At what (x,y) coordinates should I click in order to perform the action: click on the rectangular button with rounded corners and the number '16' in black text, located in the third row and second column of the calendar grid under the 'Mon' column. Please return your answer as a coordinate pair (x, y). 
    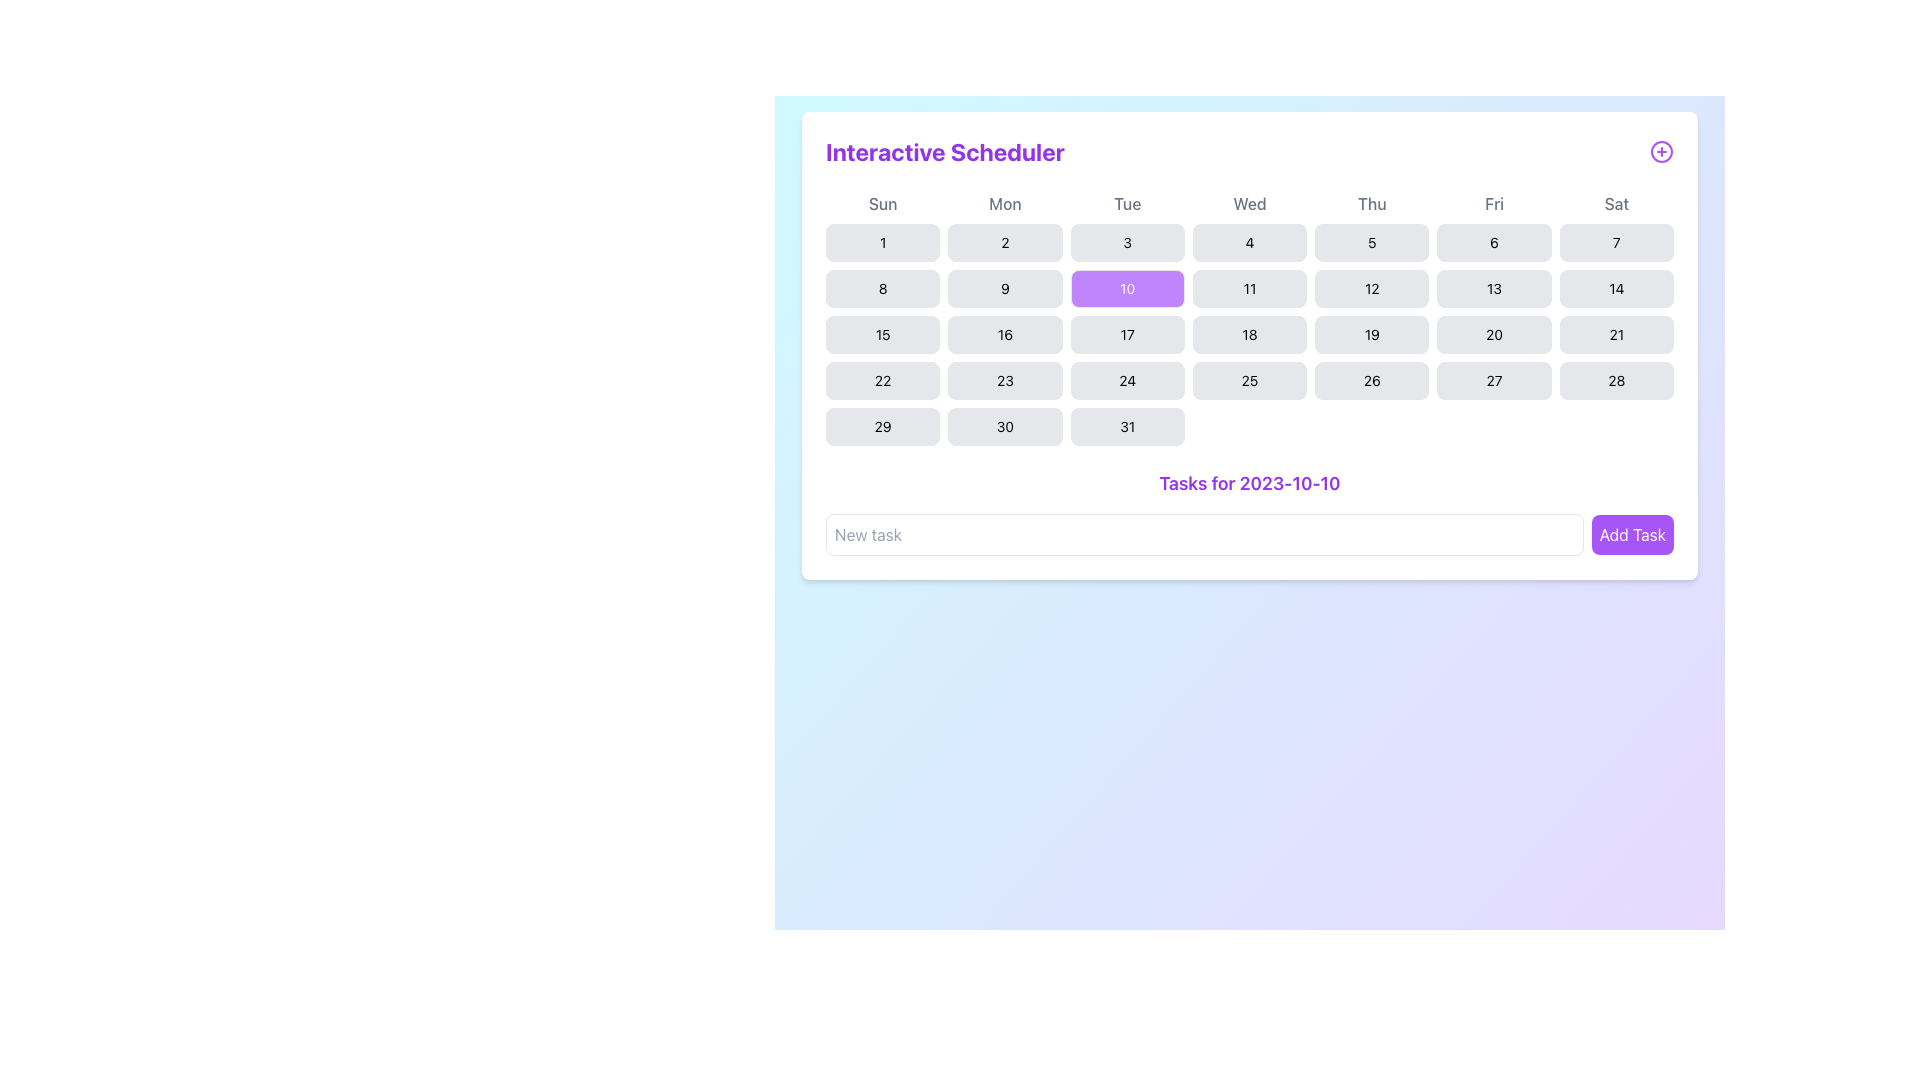
    Looking at the image, I should click on (1005, 334).